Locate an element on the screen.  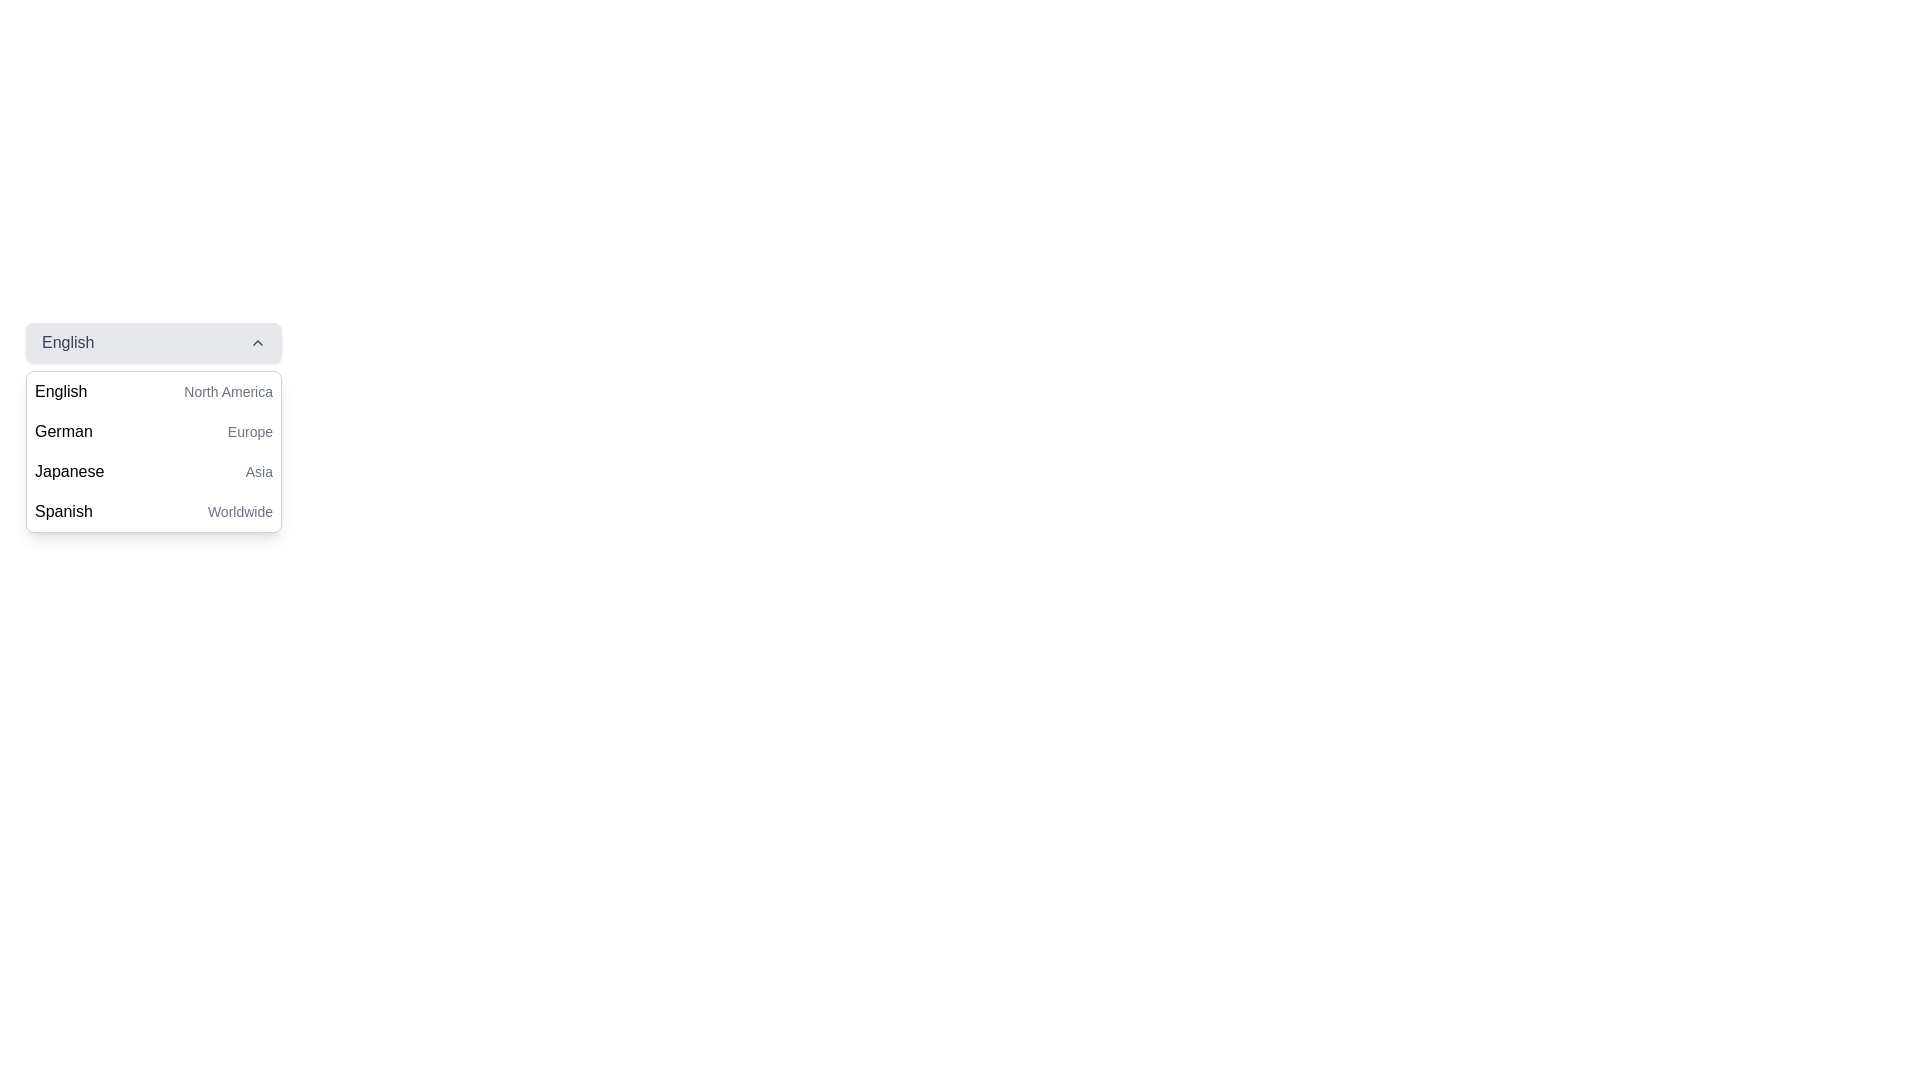
the fourth item in the dropdown menu is located at coordinates (152, 511).